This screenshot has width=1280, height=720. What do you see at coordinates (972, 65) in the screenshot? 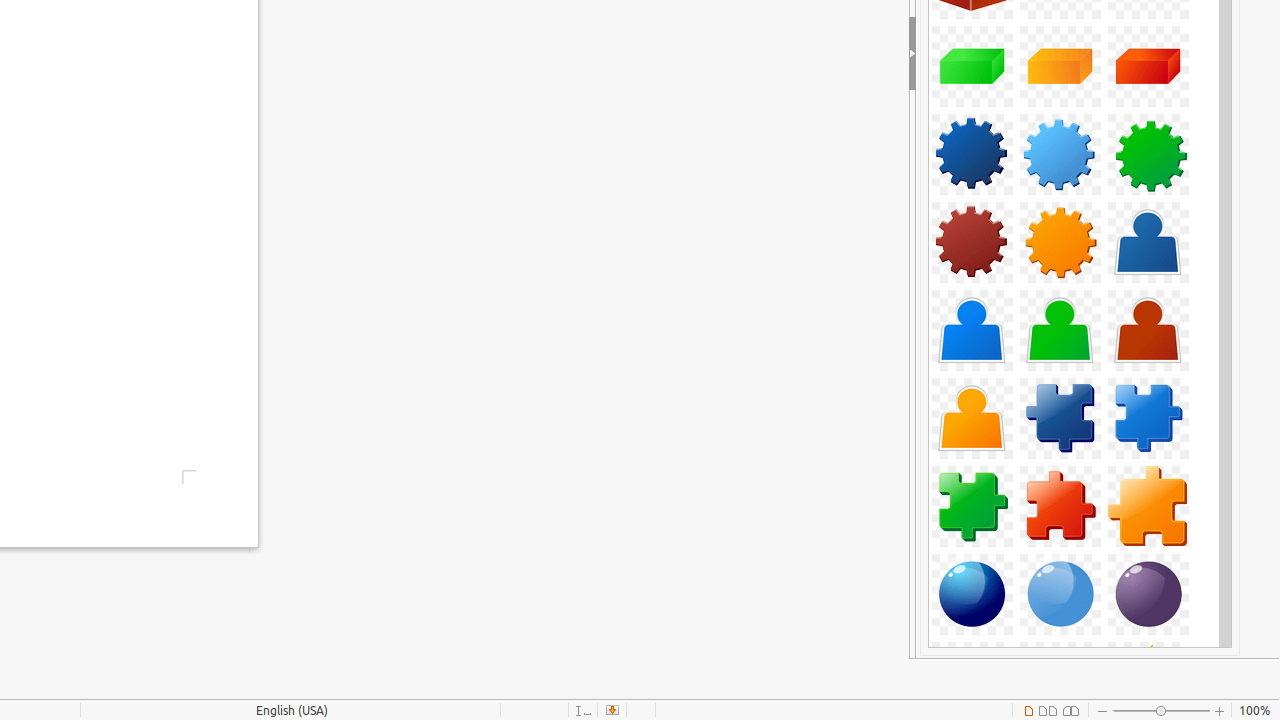
I see `'Component-Cuboid03-Green'` at bounding box center [972, 65].